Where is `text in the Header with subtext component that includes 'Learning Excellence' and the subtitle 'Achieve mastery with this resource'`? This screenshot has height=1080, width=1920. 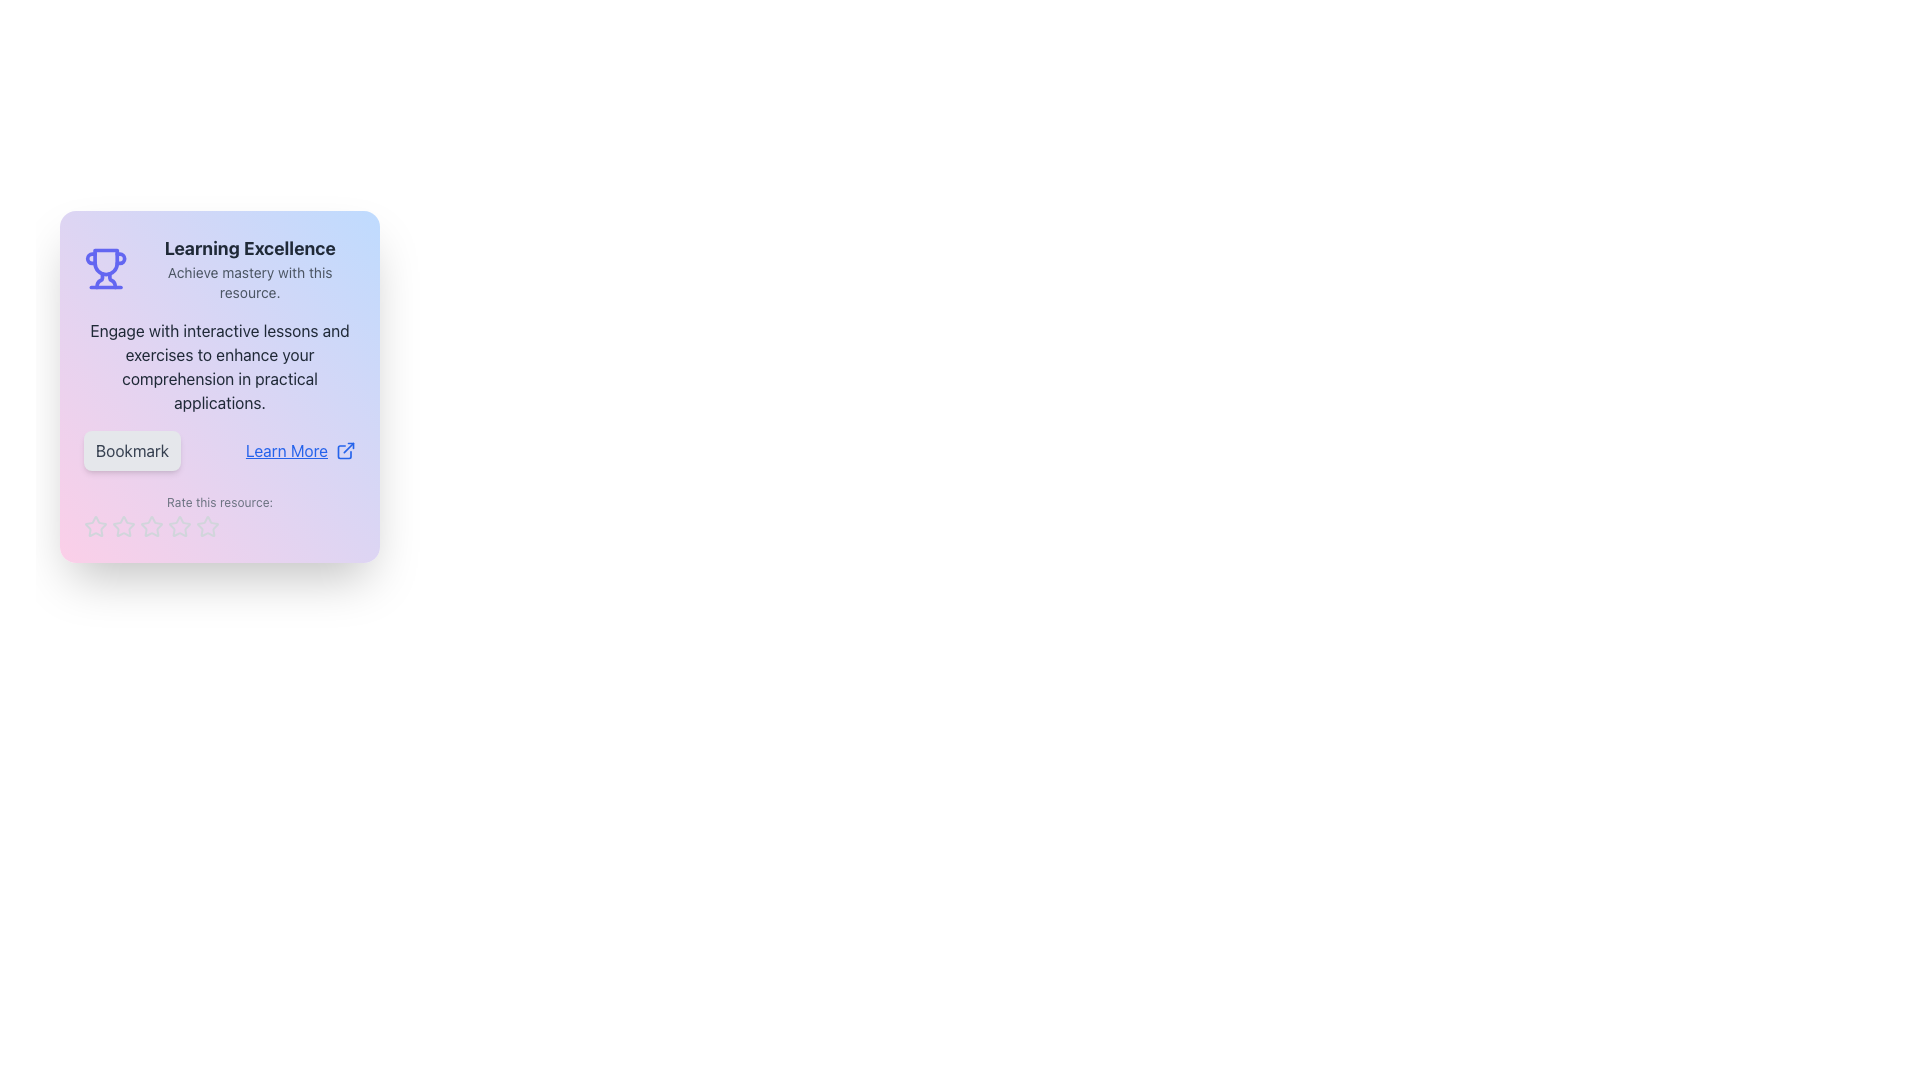
text in the Header with subtext component that includes 'Learning Excellence' and the subtitle 'Achieve mastery with this resource' is located at coordinates (249, 268).